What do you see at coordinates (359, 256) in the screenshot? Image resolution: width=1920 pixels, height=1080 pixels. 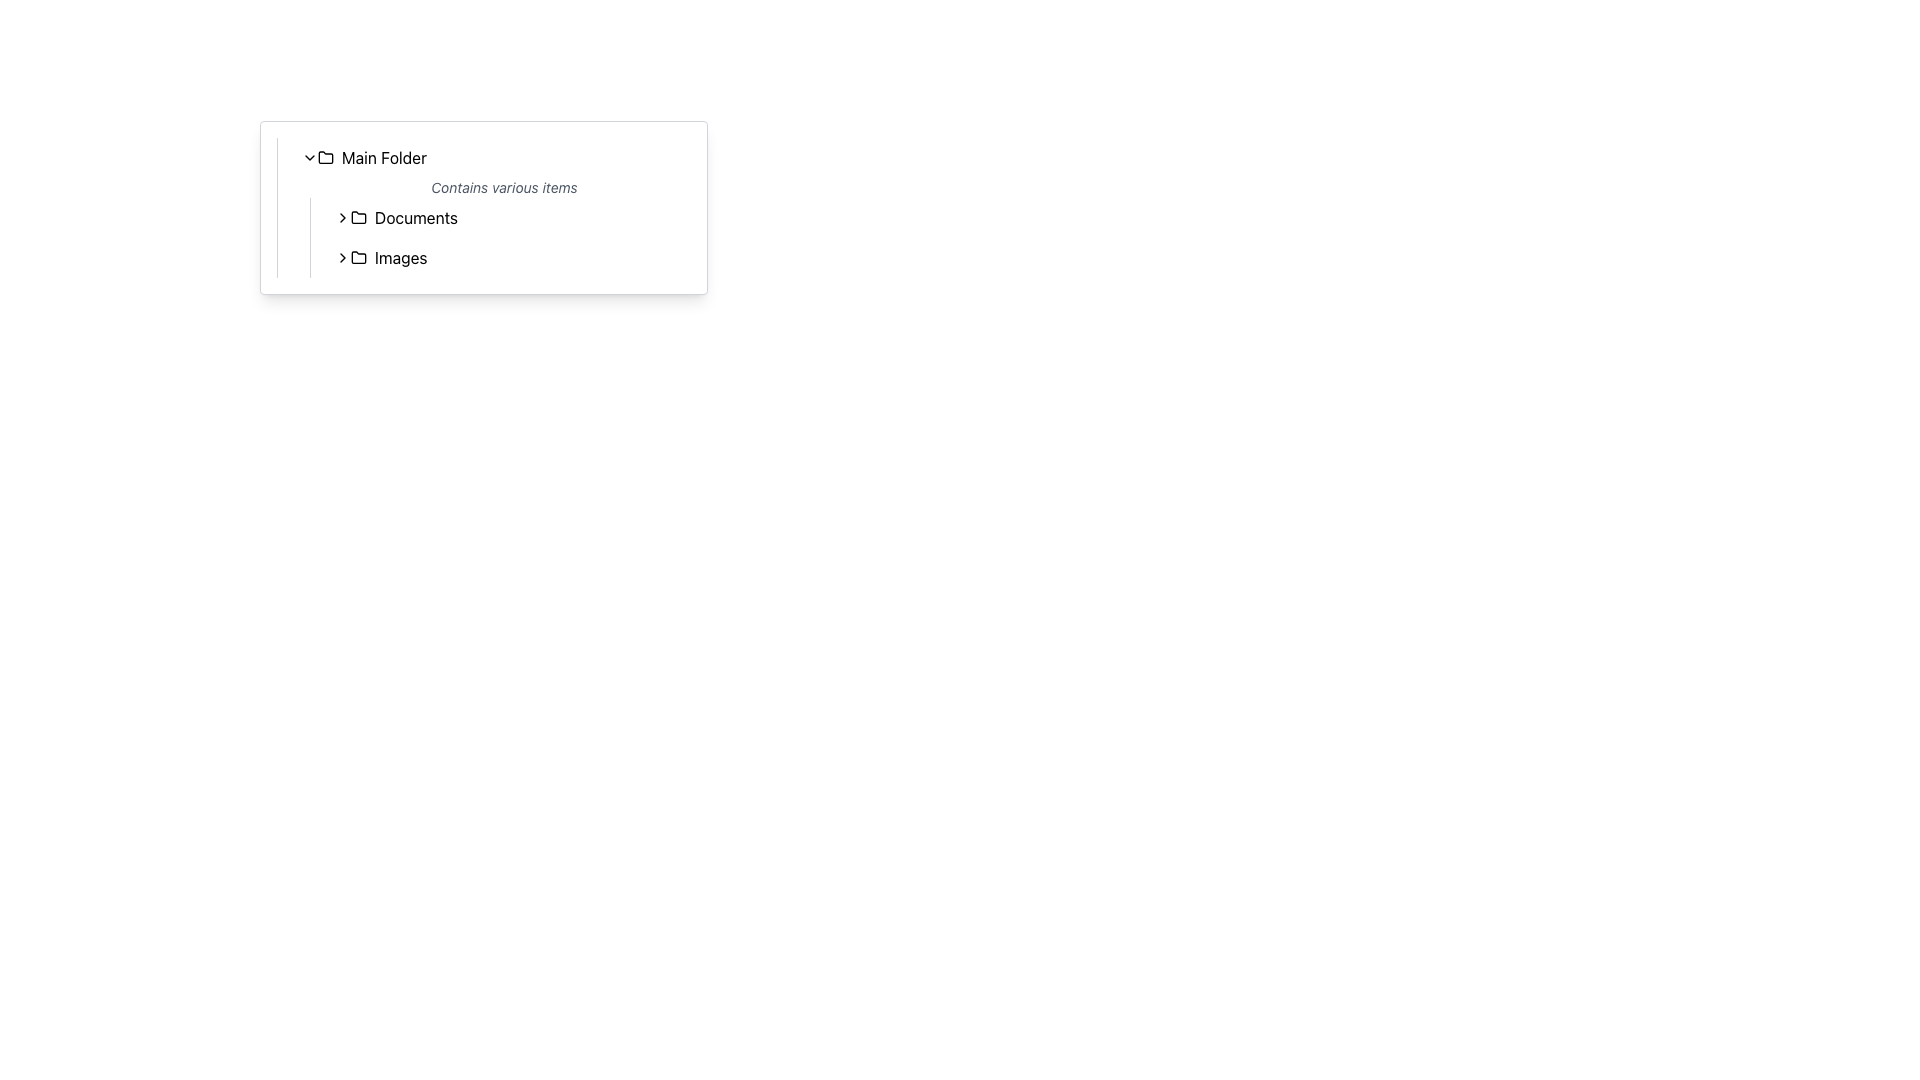 I see `the SVG Folder Icon representing the 'Images' folder` at bounding box center [359, 256].